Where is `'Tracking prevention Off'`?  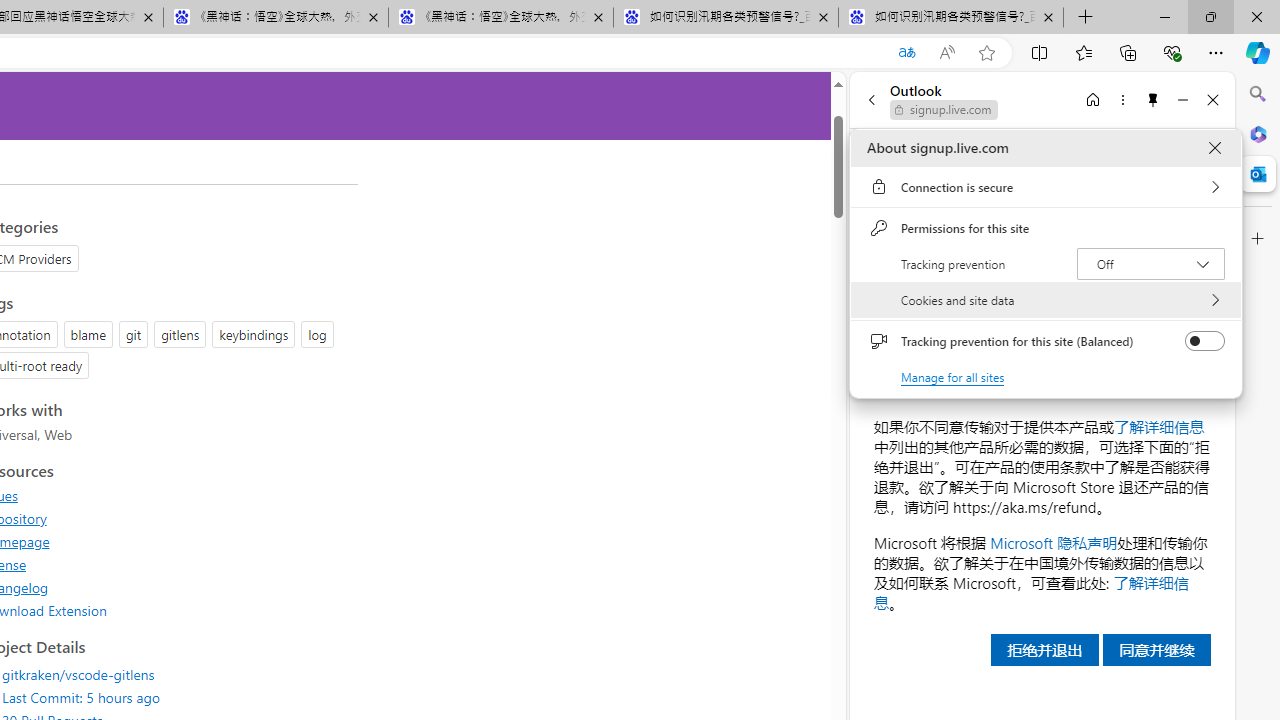 'Tracking prevention Off' is located at coordinates (1150, 262).